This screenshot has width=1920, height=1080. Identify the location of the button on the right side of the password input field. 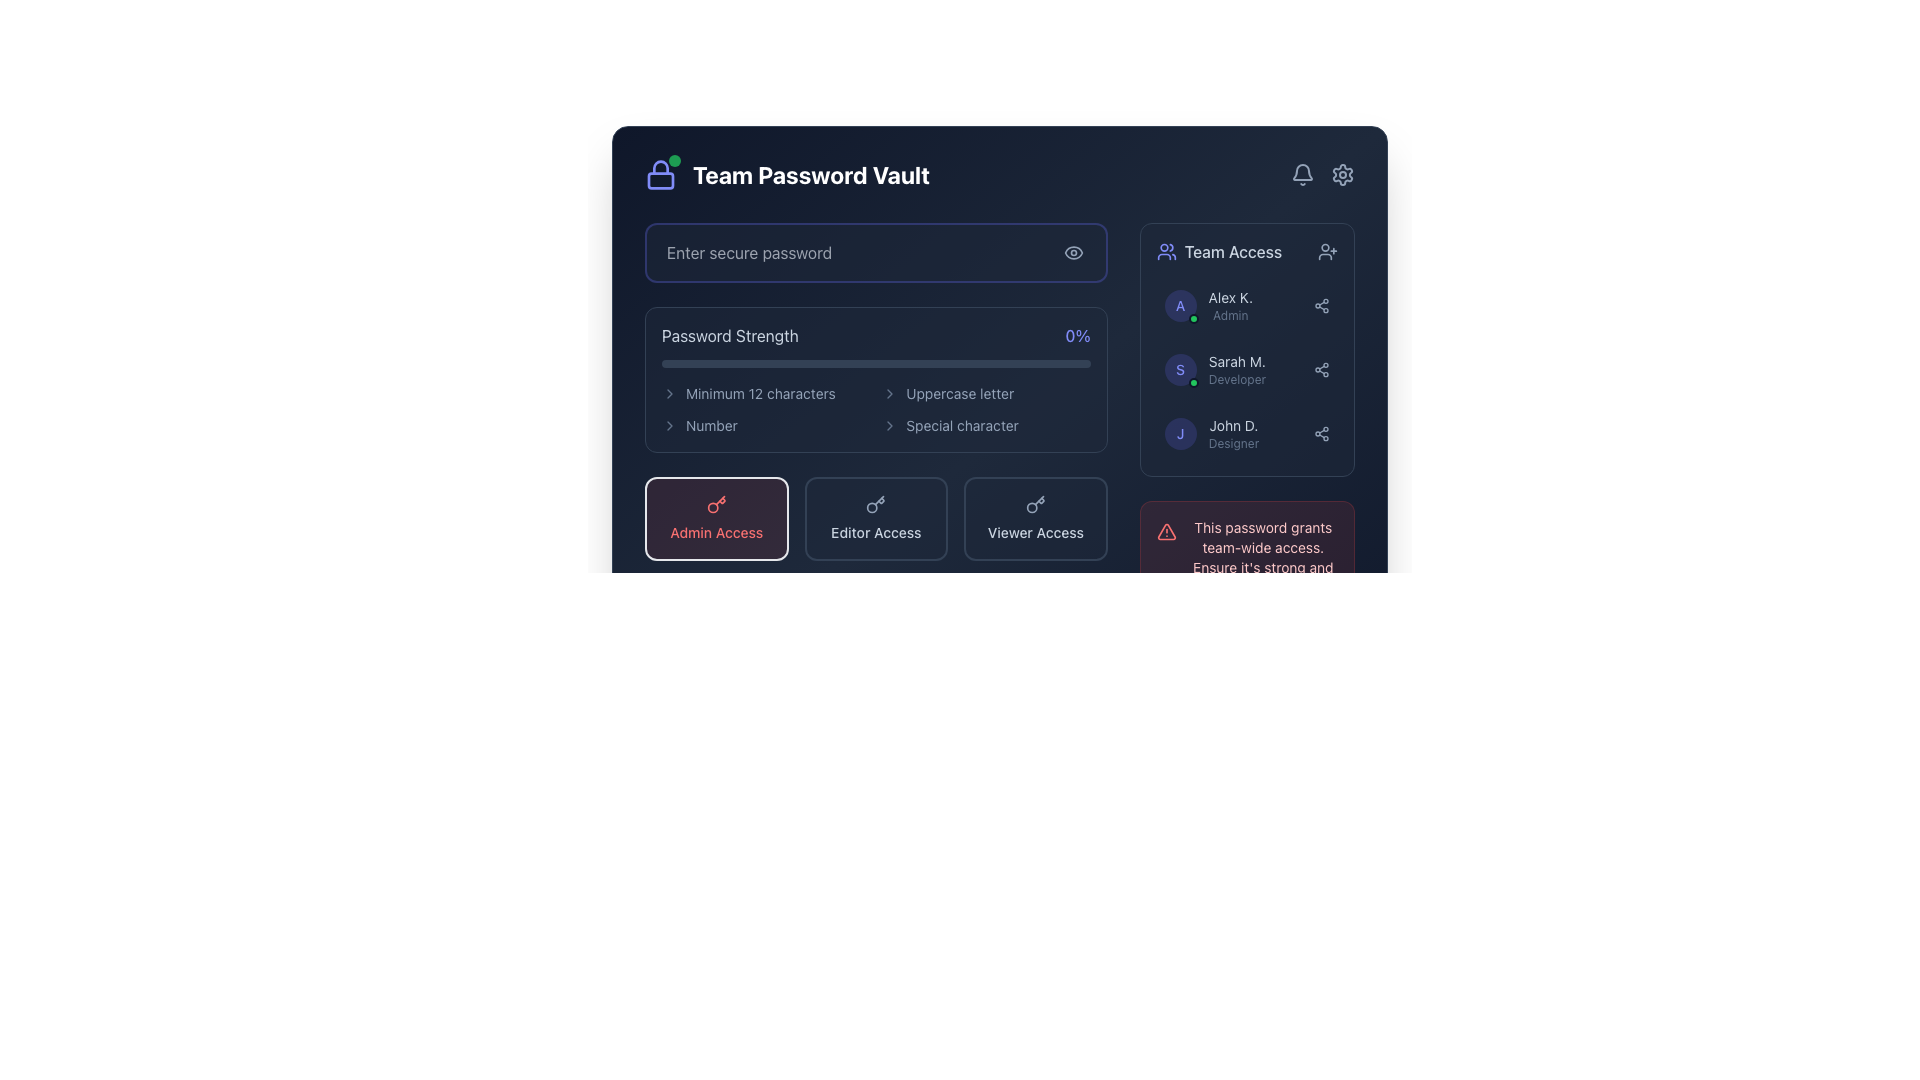
(1072, 252).